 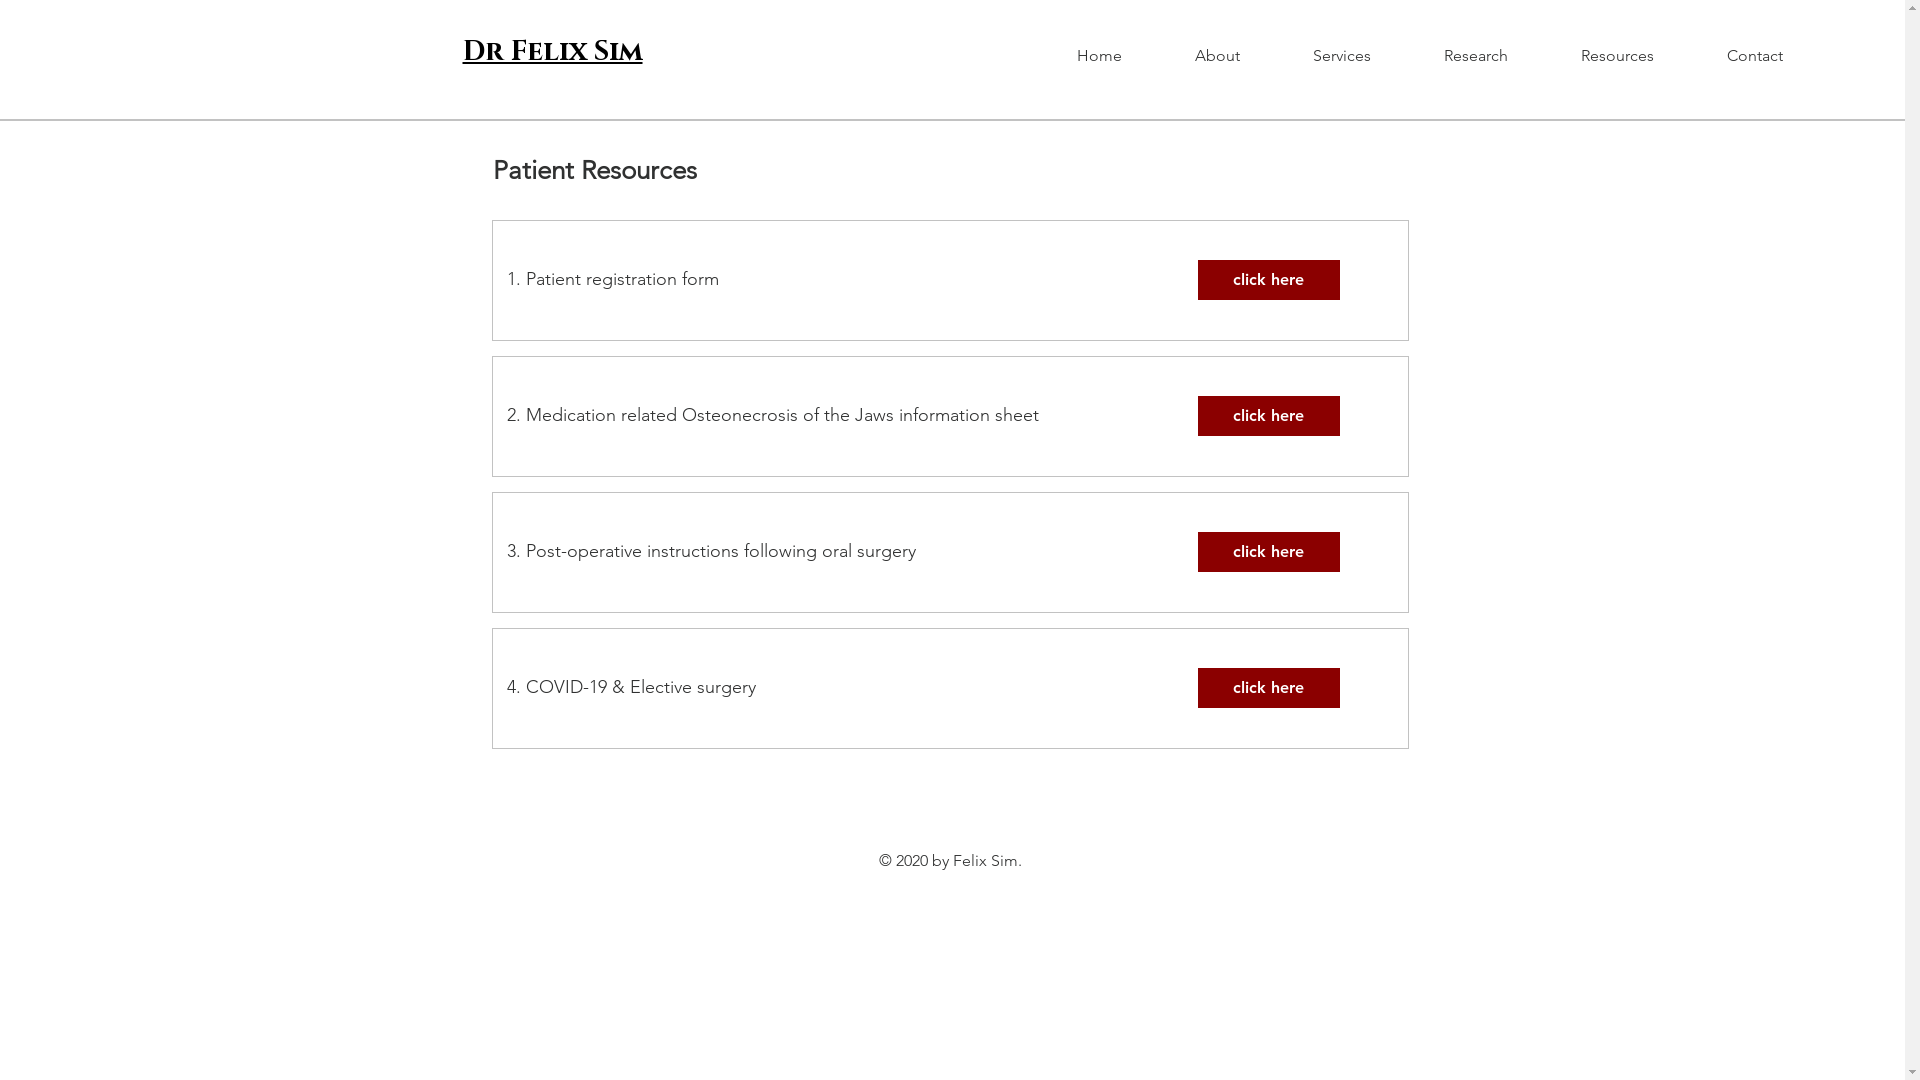 I want to click on 'Contact', so click(x=1776, y=55).